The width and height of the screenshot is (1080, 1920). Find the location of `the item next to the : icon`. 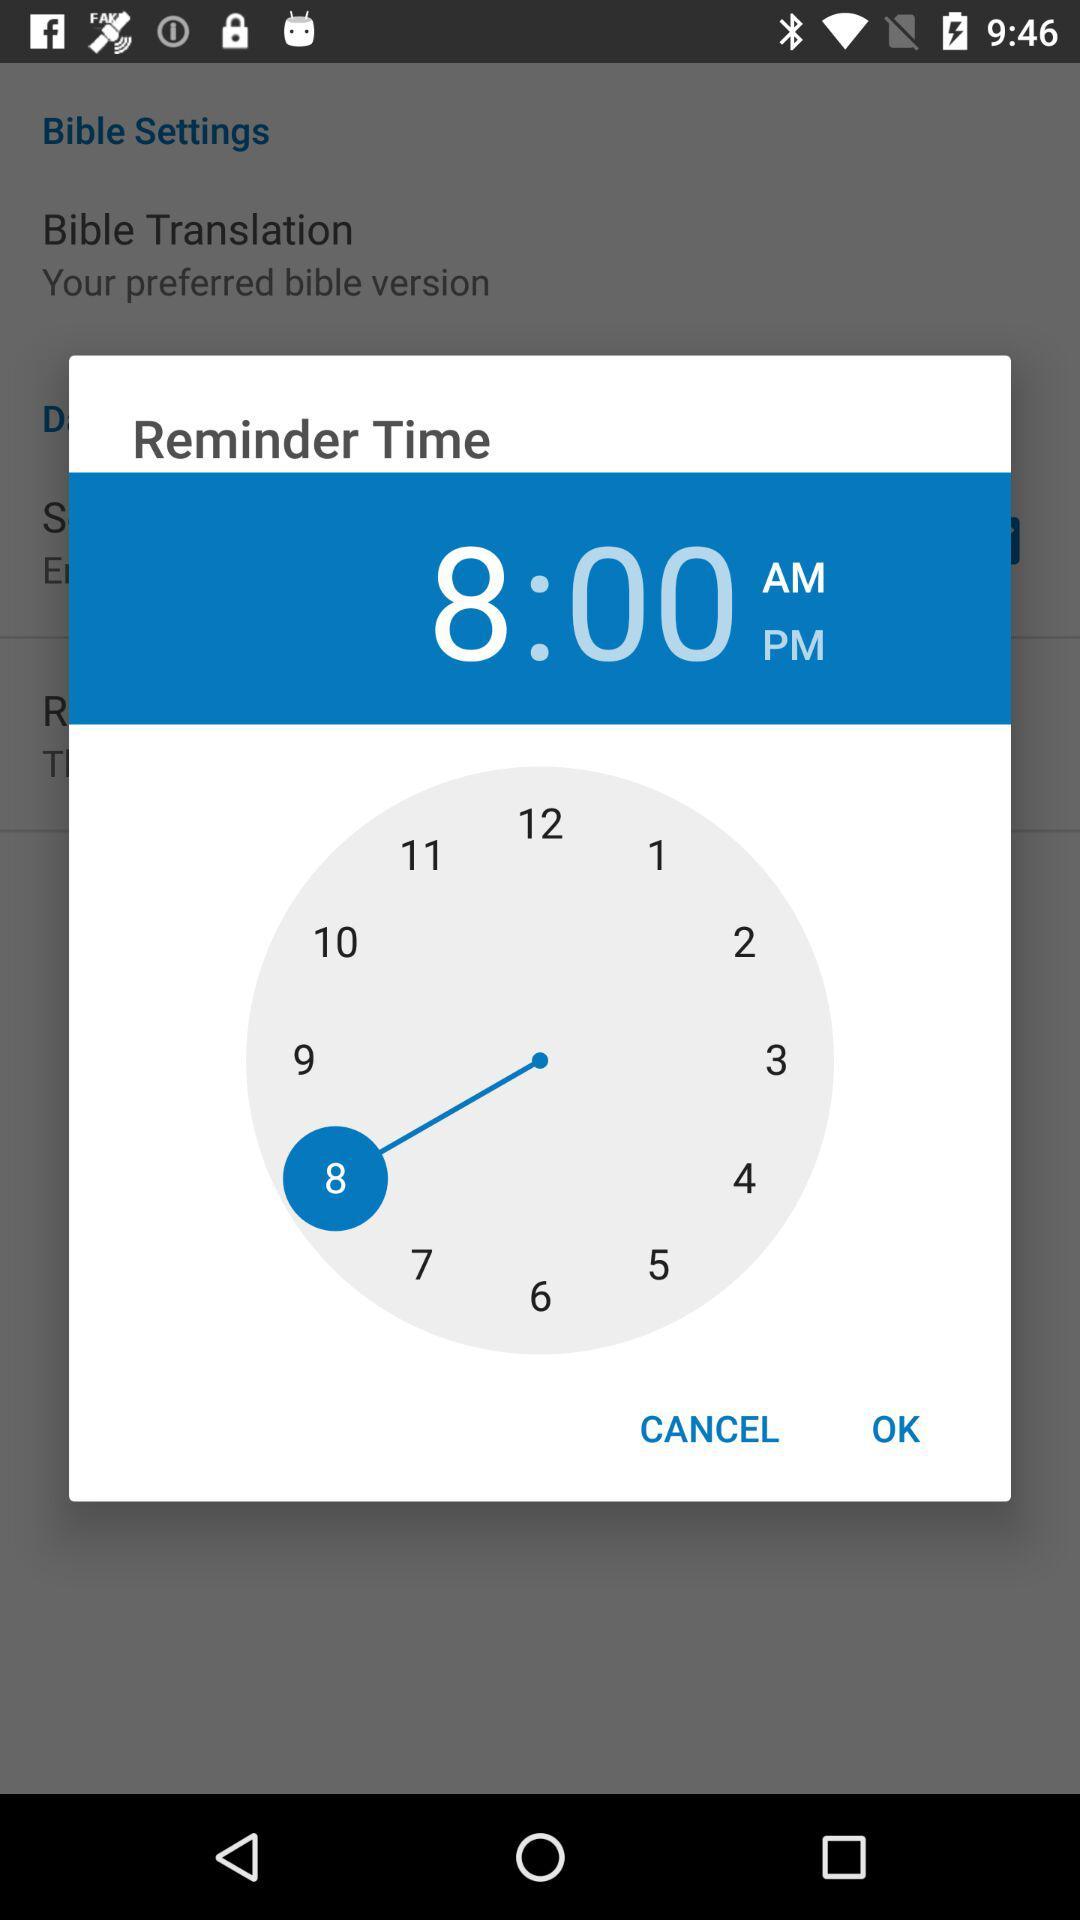

the item next to the : icon is located at coordinates (652, 597).